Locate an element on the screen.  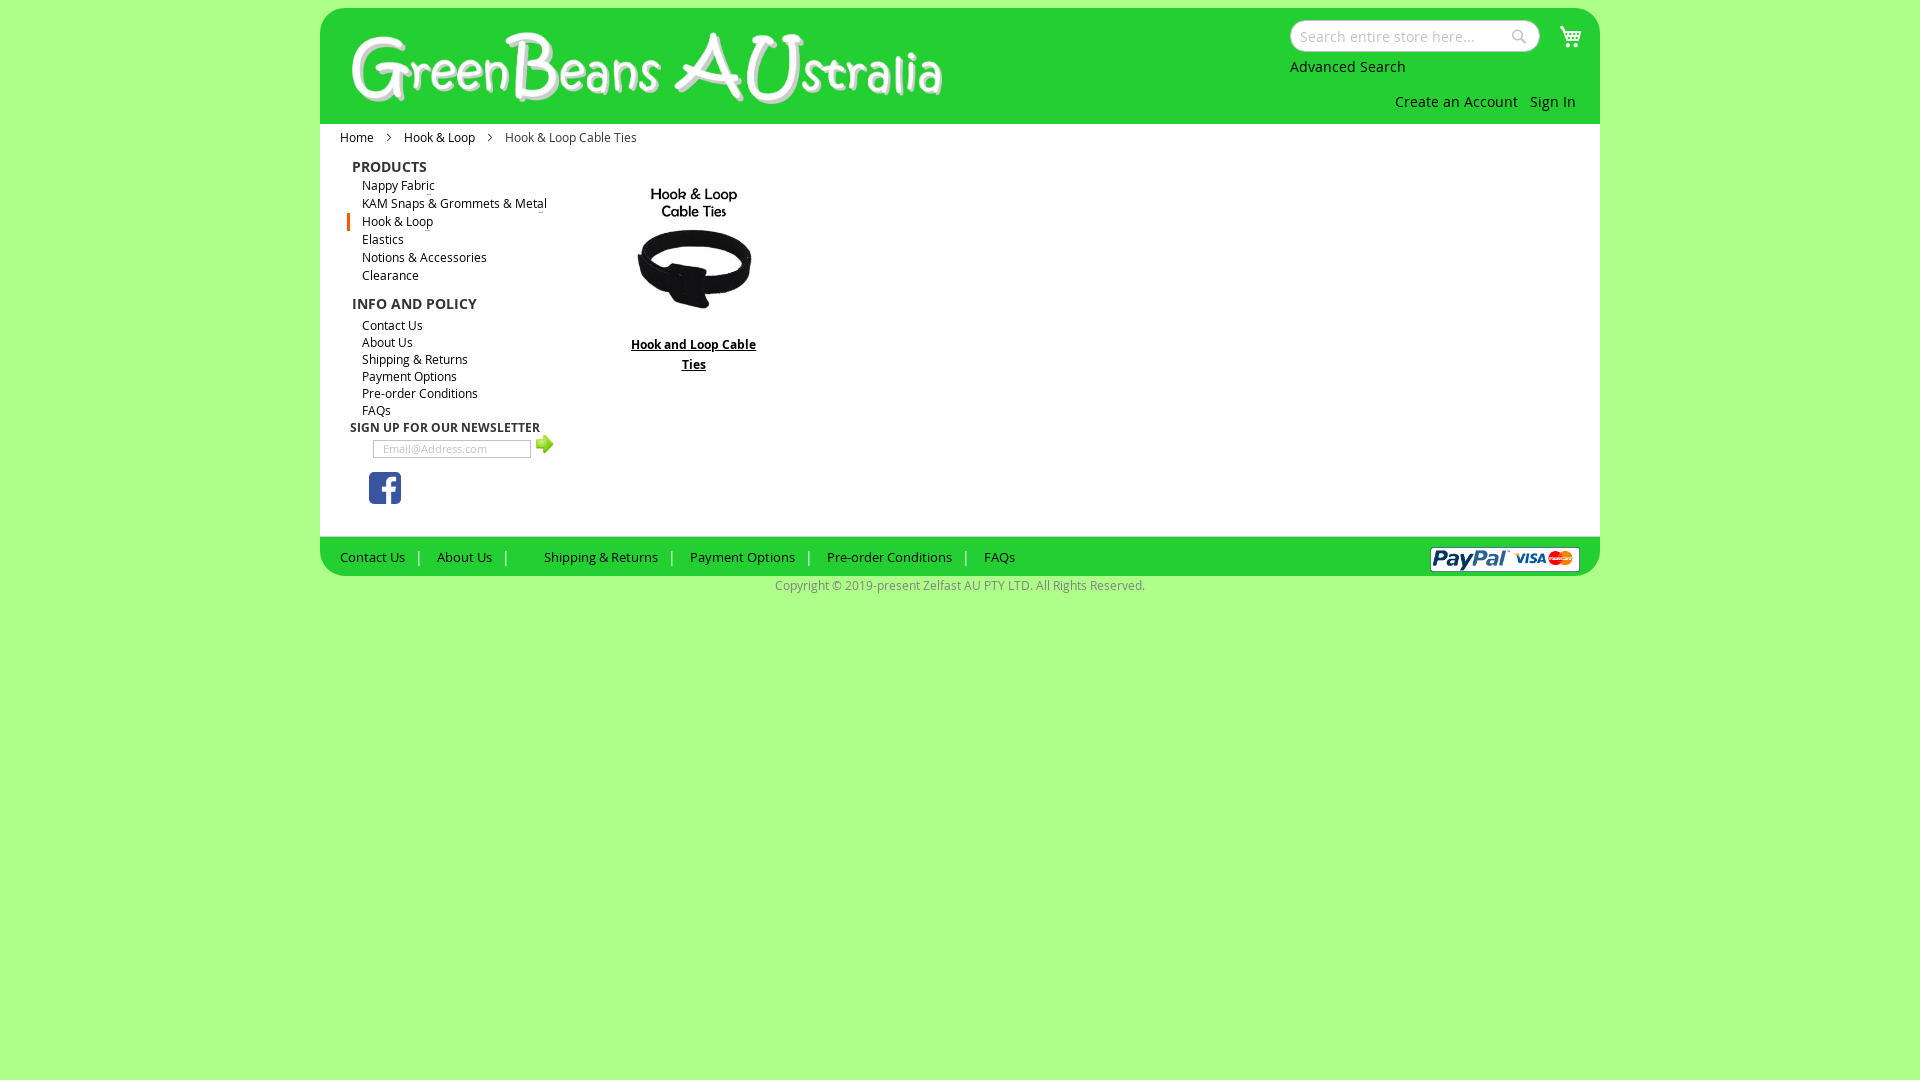
'Create an Account' is located at coordinates (1456, 101).